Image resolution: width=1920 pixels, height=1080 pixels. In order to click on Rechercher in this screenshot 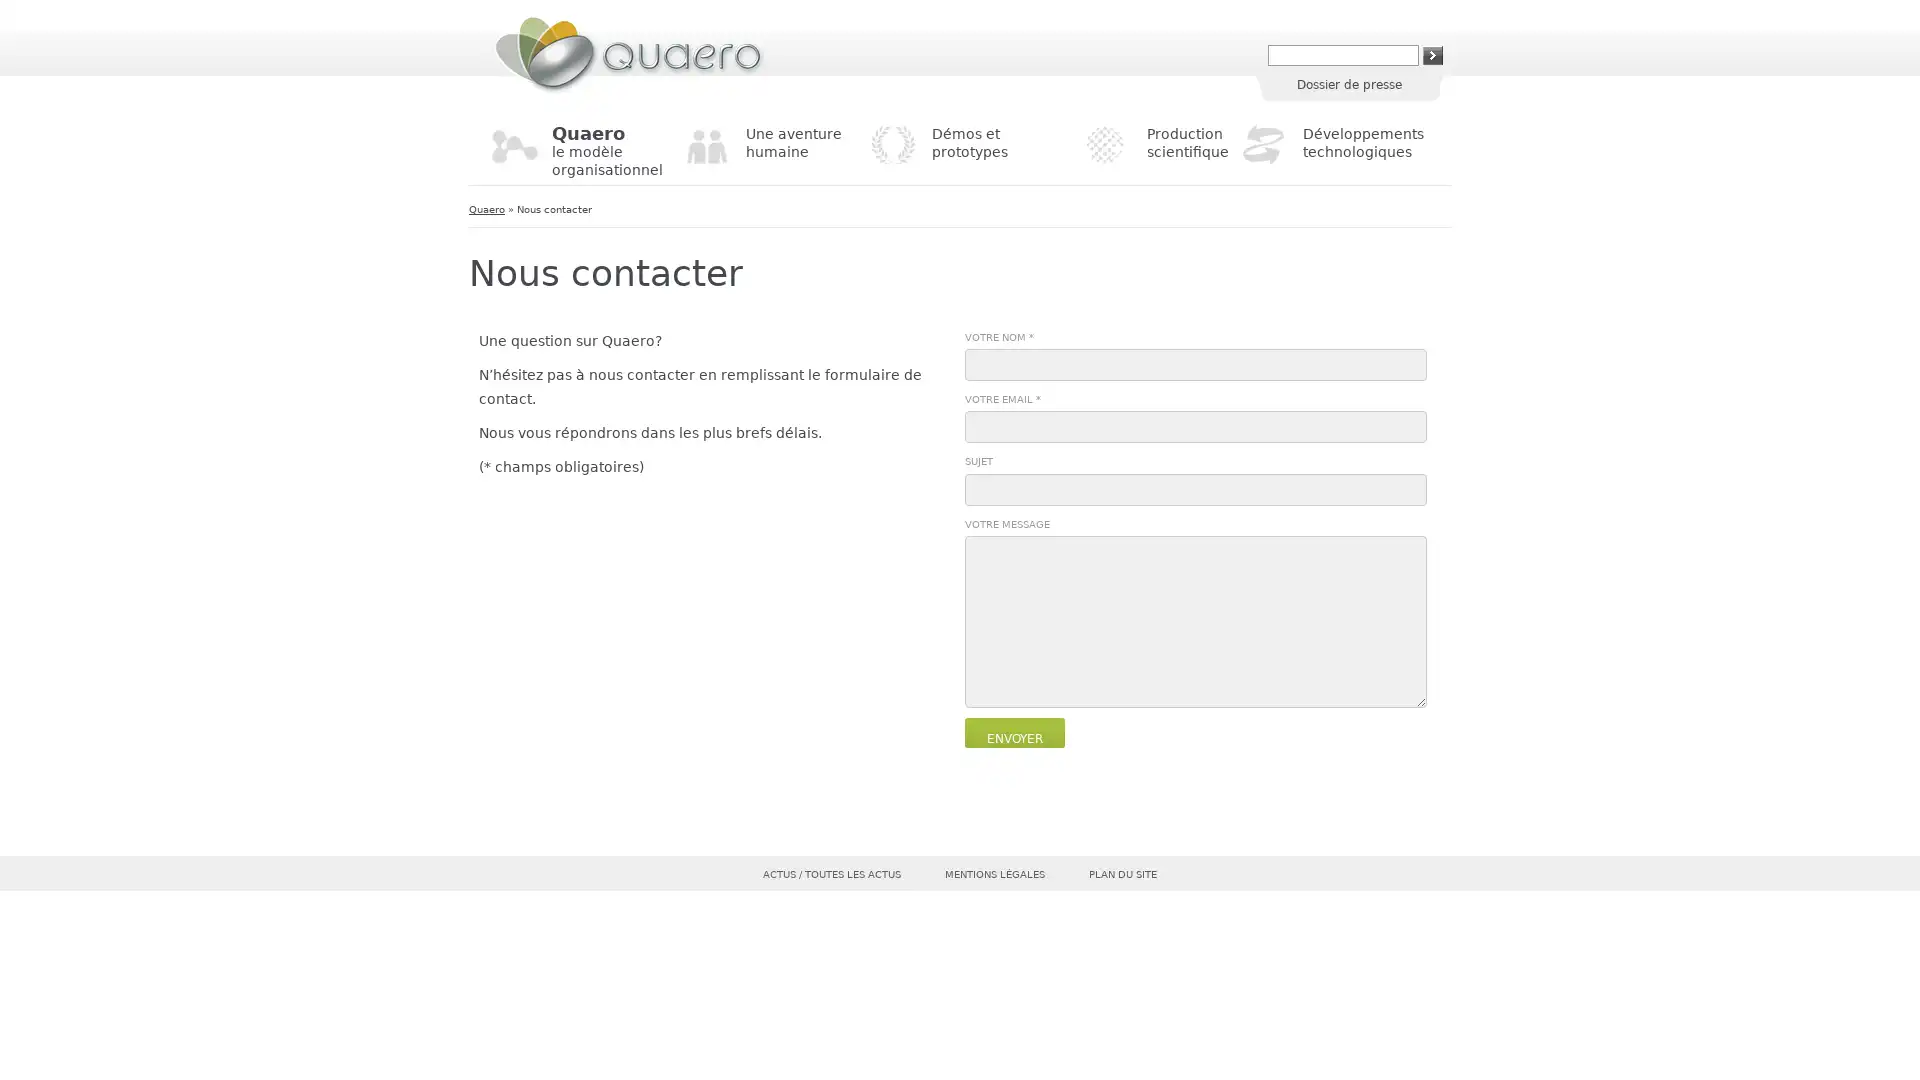, I will do `click(1432, 54)`.